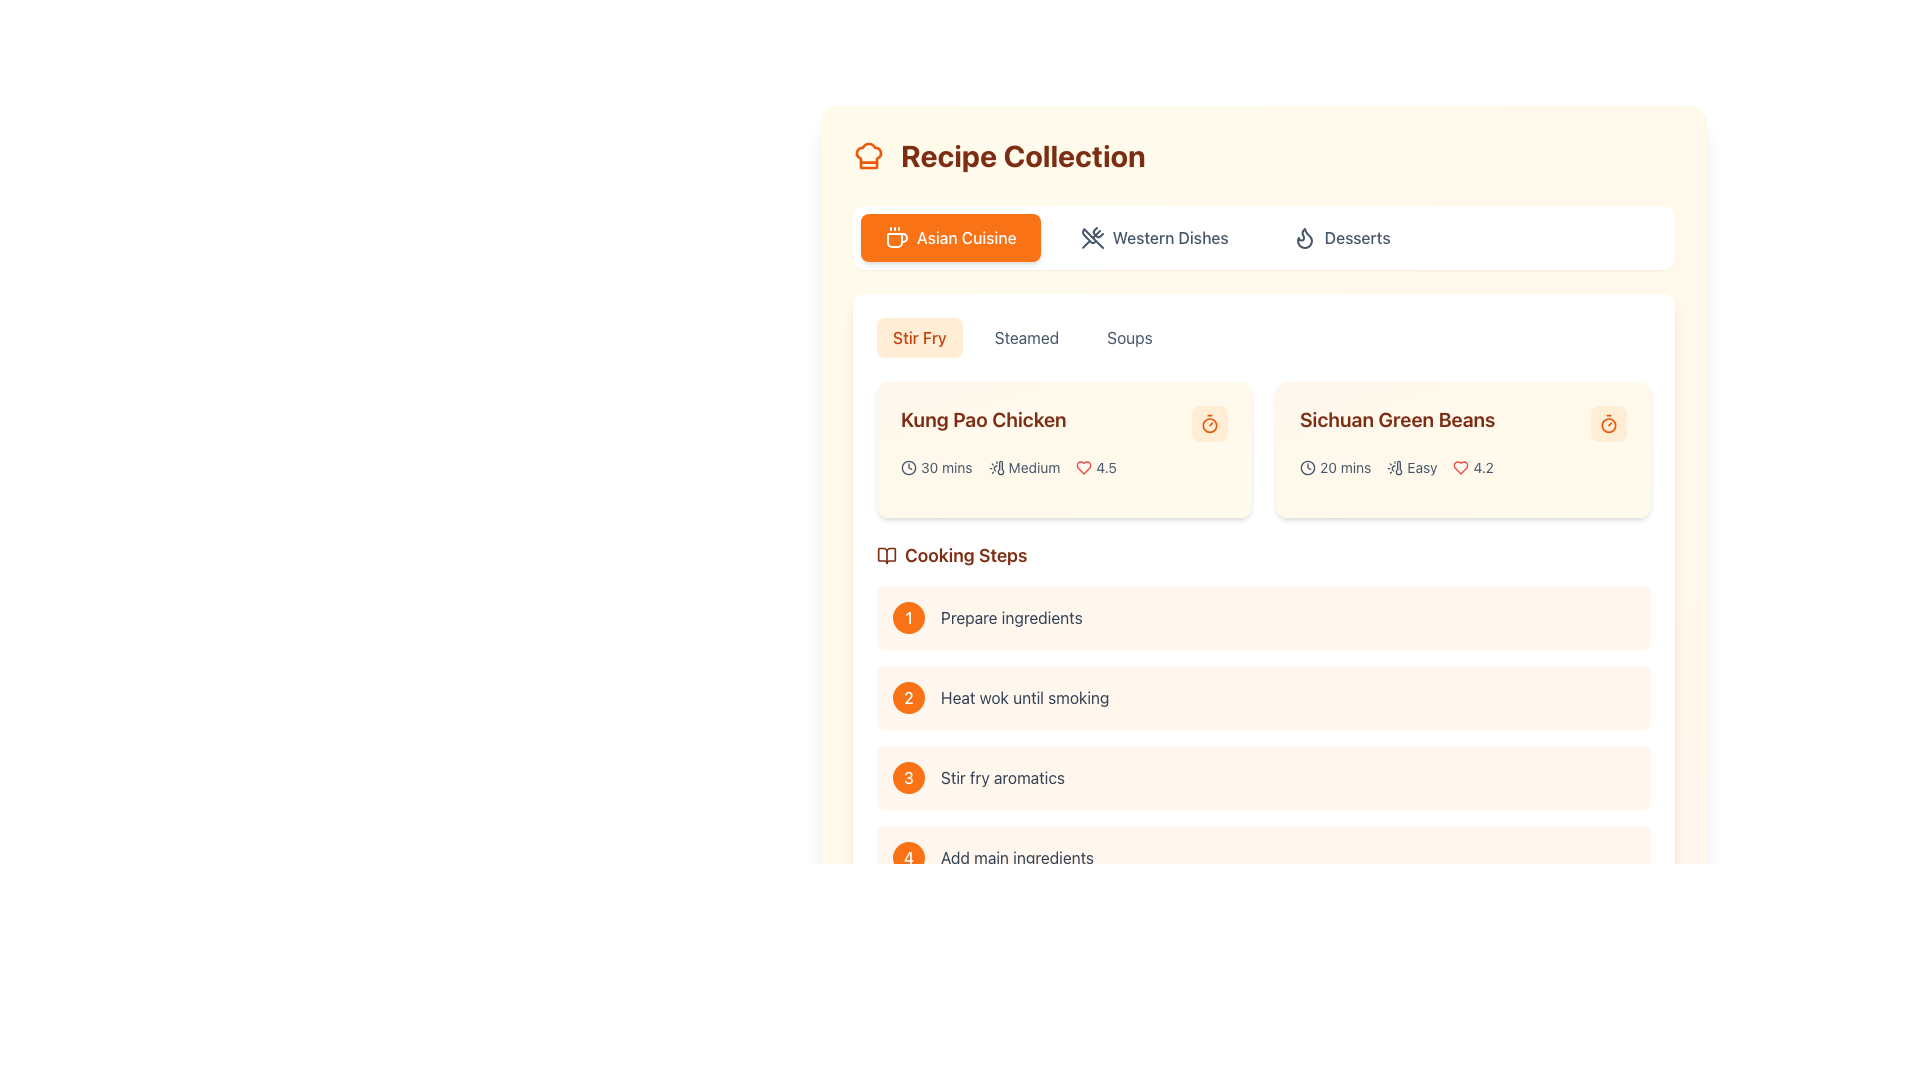 The height and width of the screenshot is (1080, 1920). Describe the element at coordinates (1105, 467) in the screenshot. I see `the text label displaying '4.5' which is located beside a red heart-shaped icon in the Kung Pao Chicken recipe card` at that location.